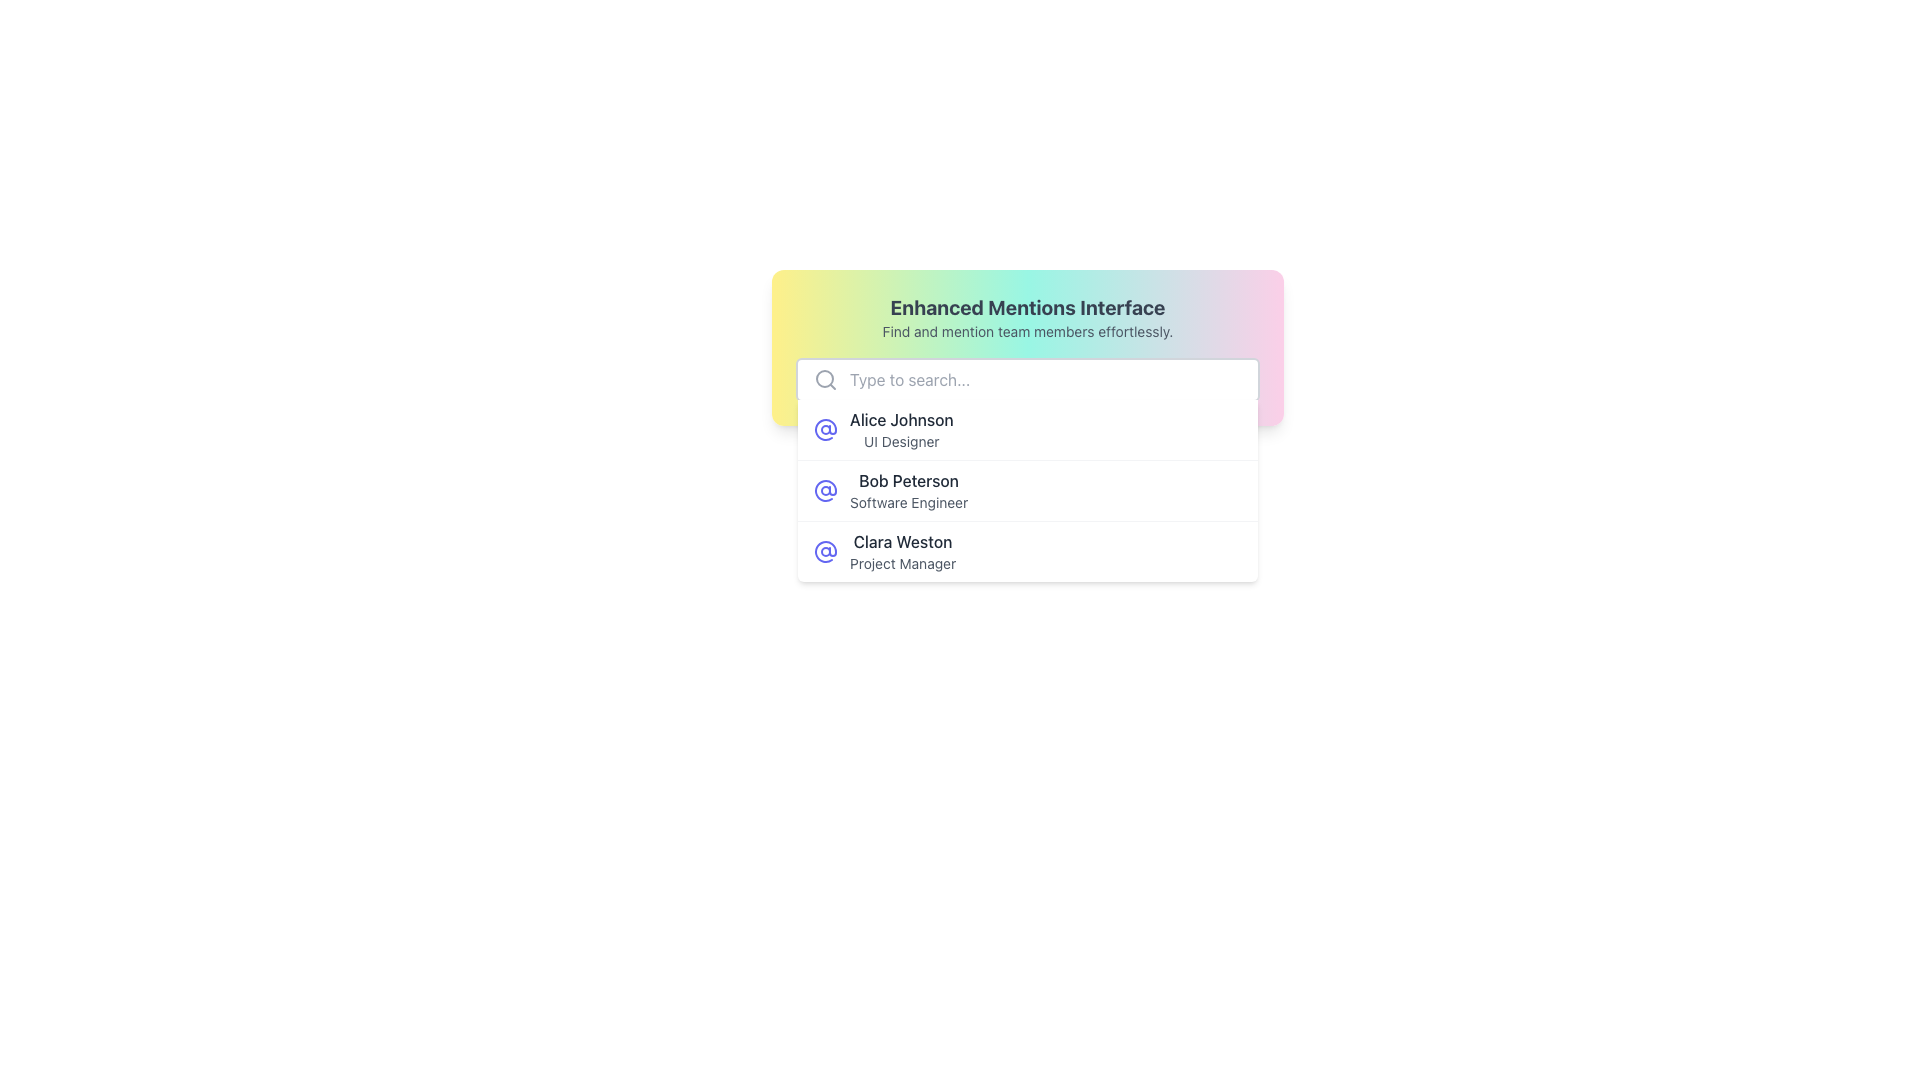 Image resolution: width=1920 pixels, height=1080 pixels. What do you see at coordinates (825, 428) in the screenshot?
I see `the icon located in the first row of the list, to the left of the name 'Alice Johnson' and their role 'UI Designer', which visually distinguishes the row and may indicate user-related information` at bounding box center [825, 428].